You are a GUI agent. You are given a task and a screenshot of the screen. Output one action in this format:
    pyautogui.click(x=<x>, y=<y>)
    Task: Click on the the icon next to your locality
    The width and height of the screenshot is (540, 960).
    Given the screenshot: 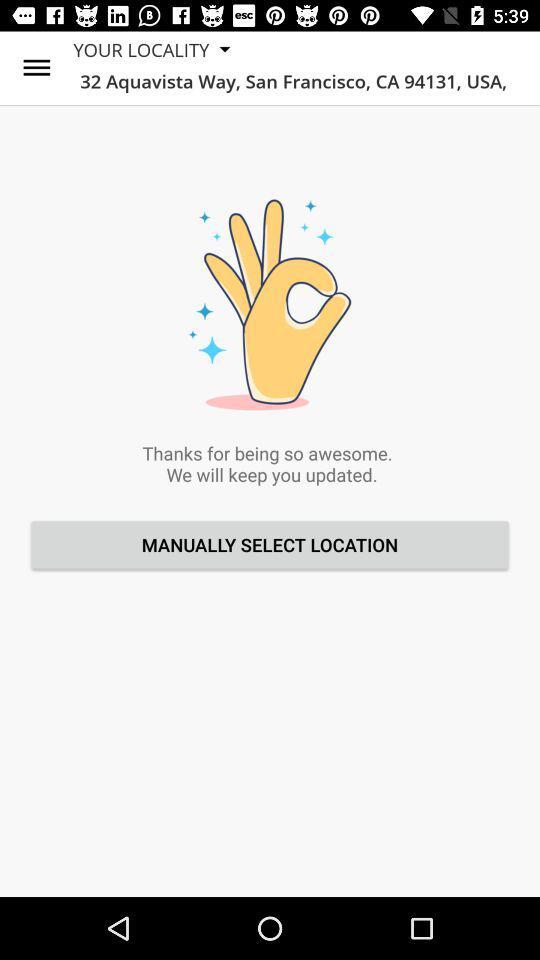 What is the action you would take?
    pyautogui.click(x=36, y=68)
    